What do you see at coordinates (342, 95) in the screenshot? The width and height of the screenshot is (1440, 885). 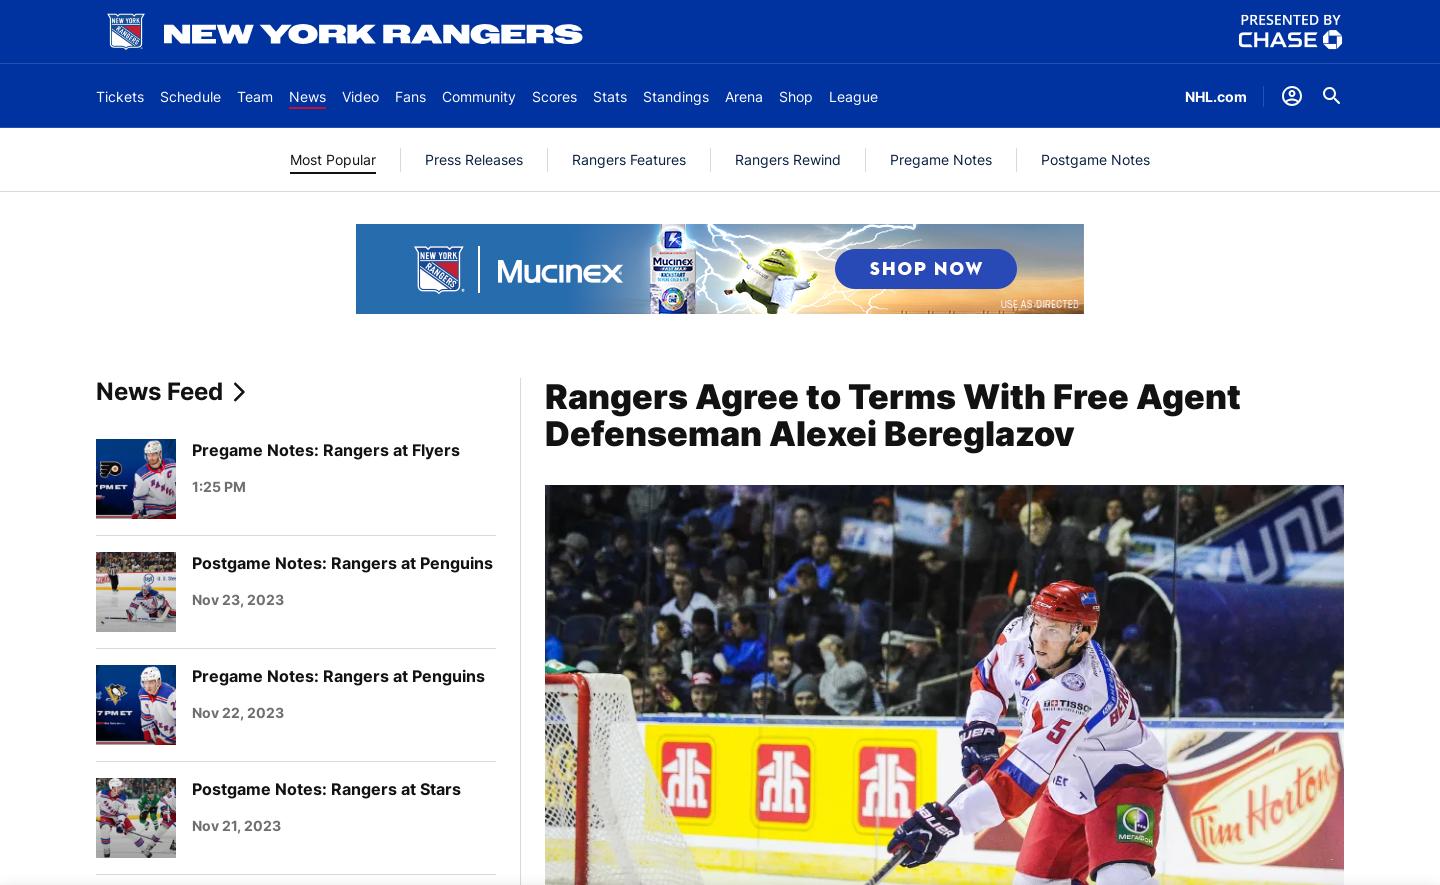 I see `'Video'` at bounding box center [342, 95].